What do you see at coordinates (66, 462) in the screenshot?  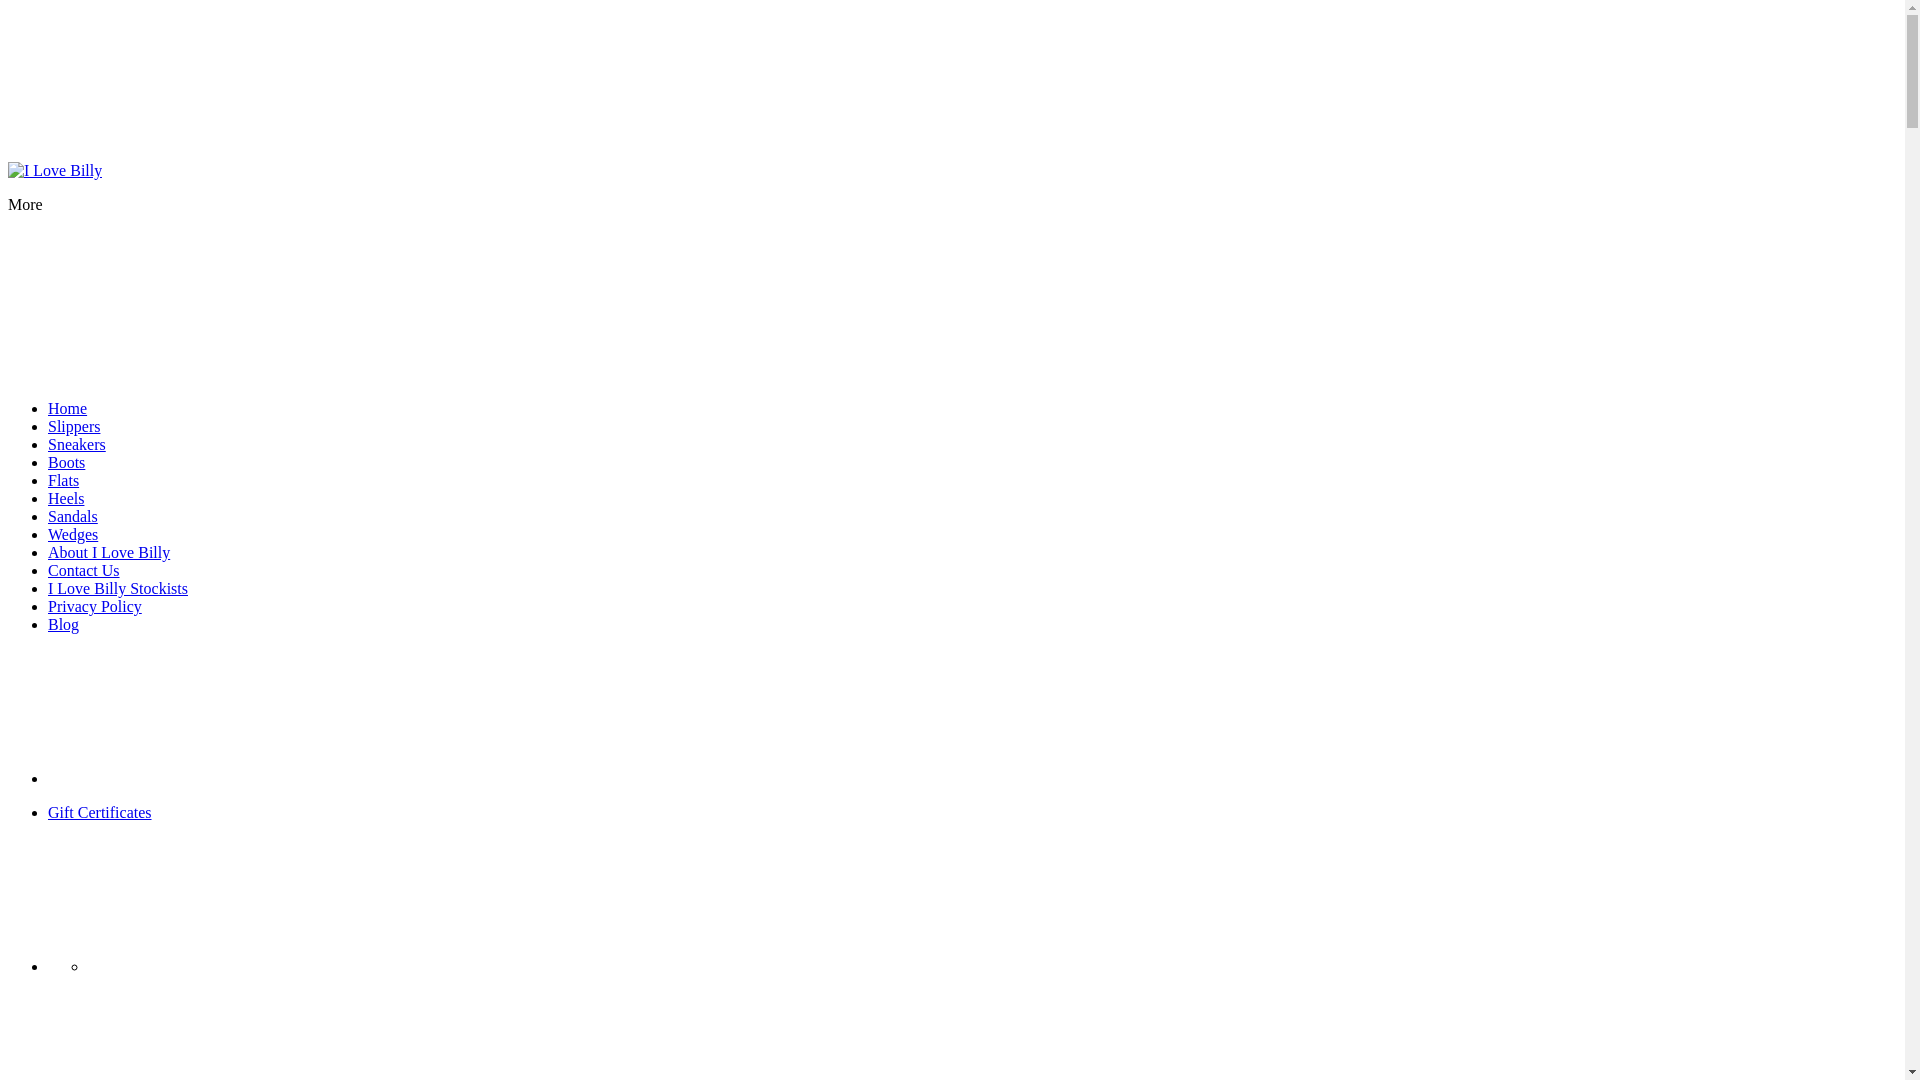 I see `'Boots'` at bounding box center [66, 462].